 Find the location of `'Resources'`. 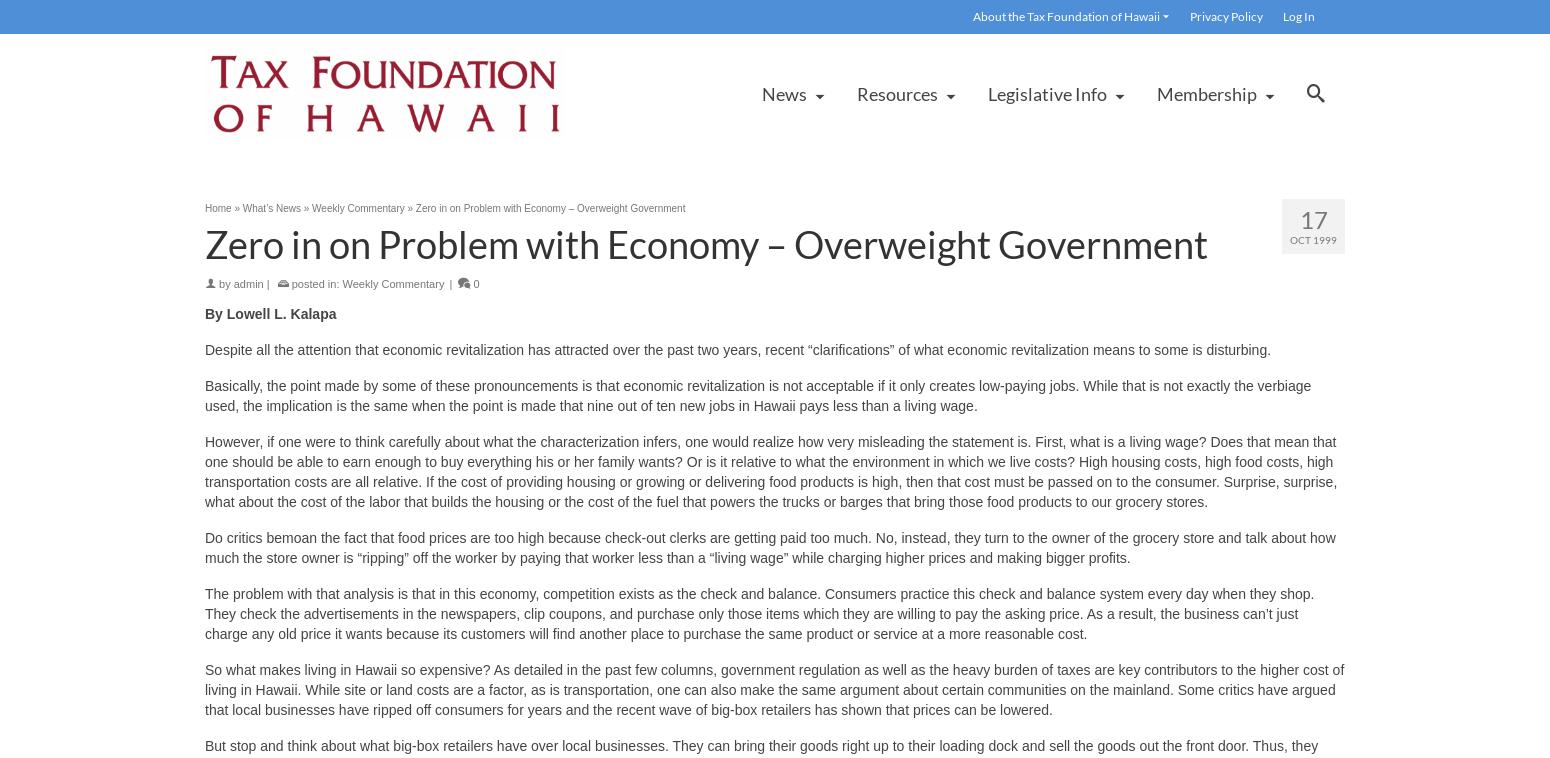

'Resources' is located at coordinates (897, 92).